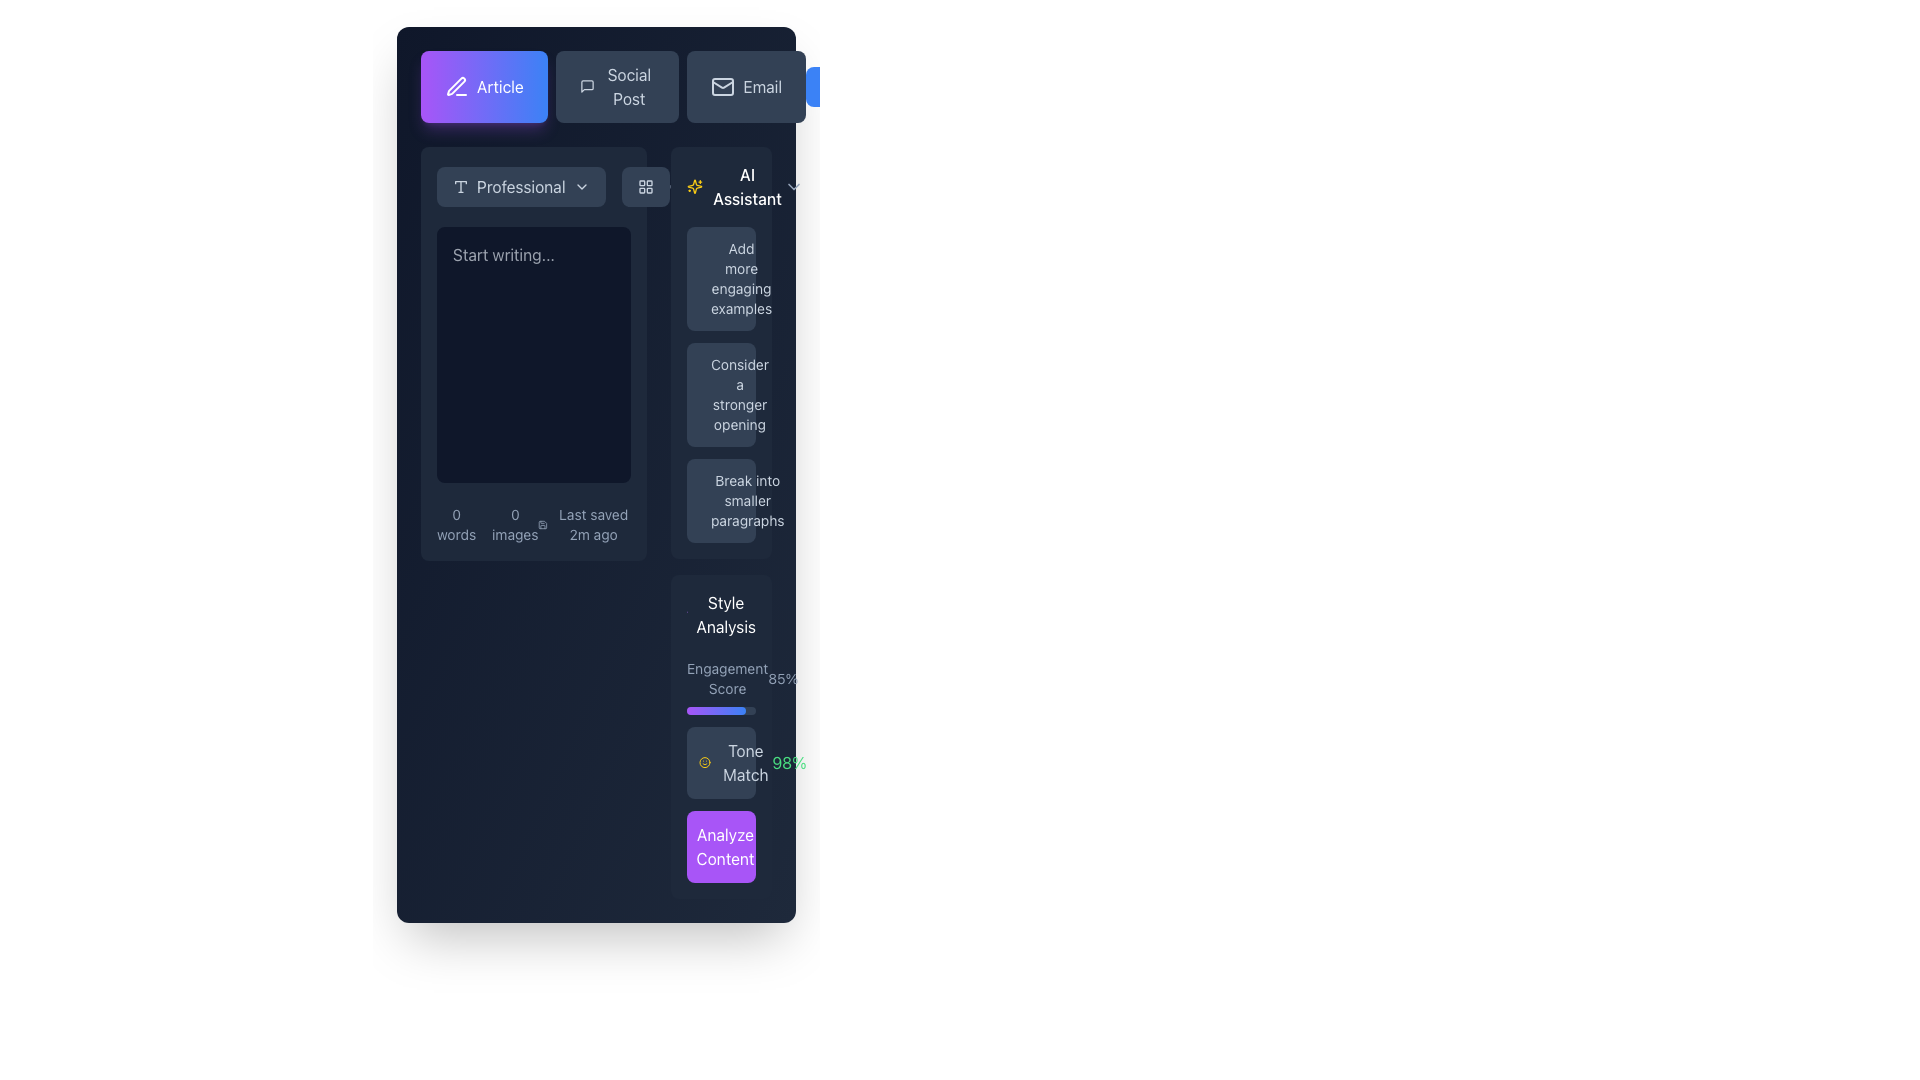 This screenshot has height=1080, width=1920. Describe the element at coordinates (720, 186) in the screenshot. I see `the label with an accompanying icon located in the top-right section of the interface, which serves as a title or section description` at that location.